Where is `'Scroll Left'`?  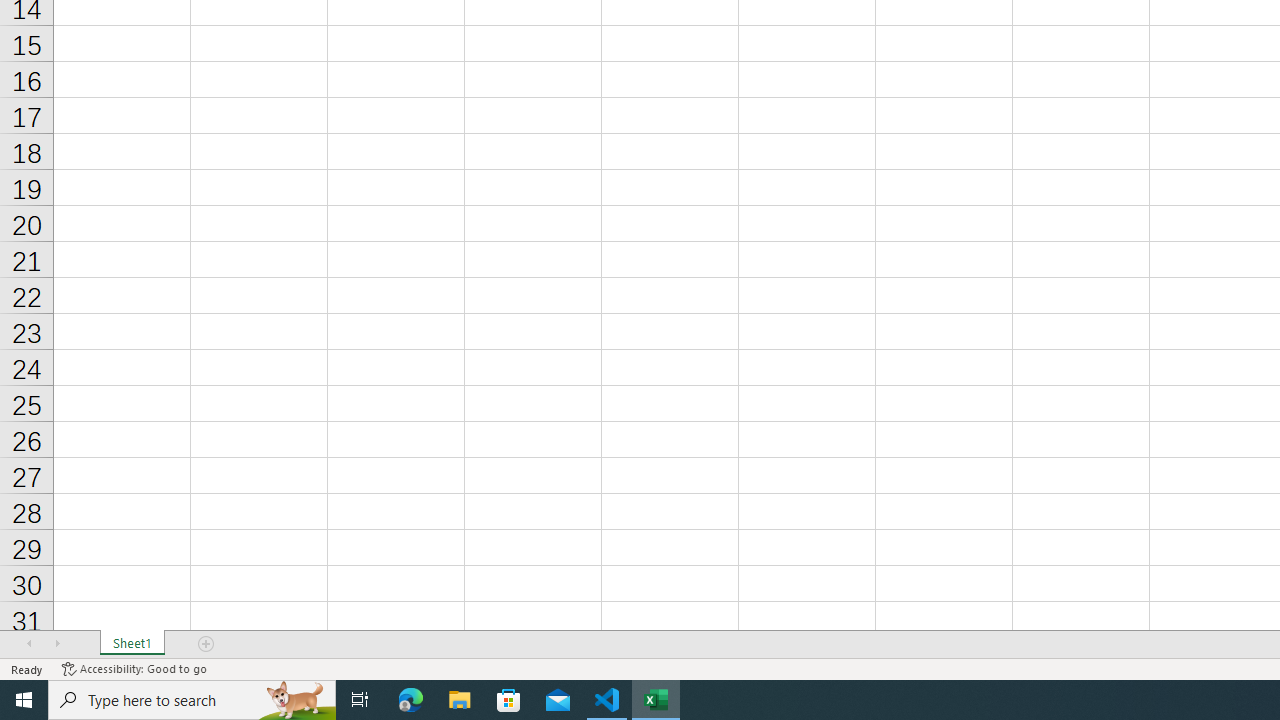 'Scroll Left' is located at coordinates (29, 644).